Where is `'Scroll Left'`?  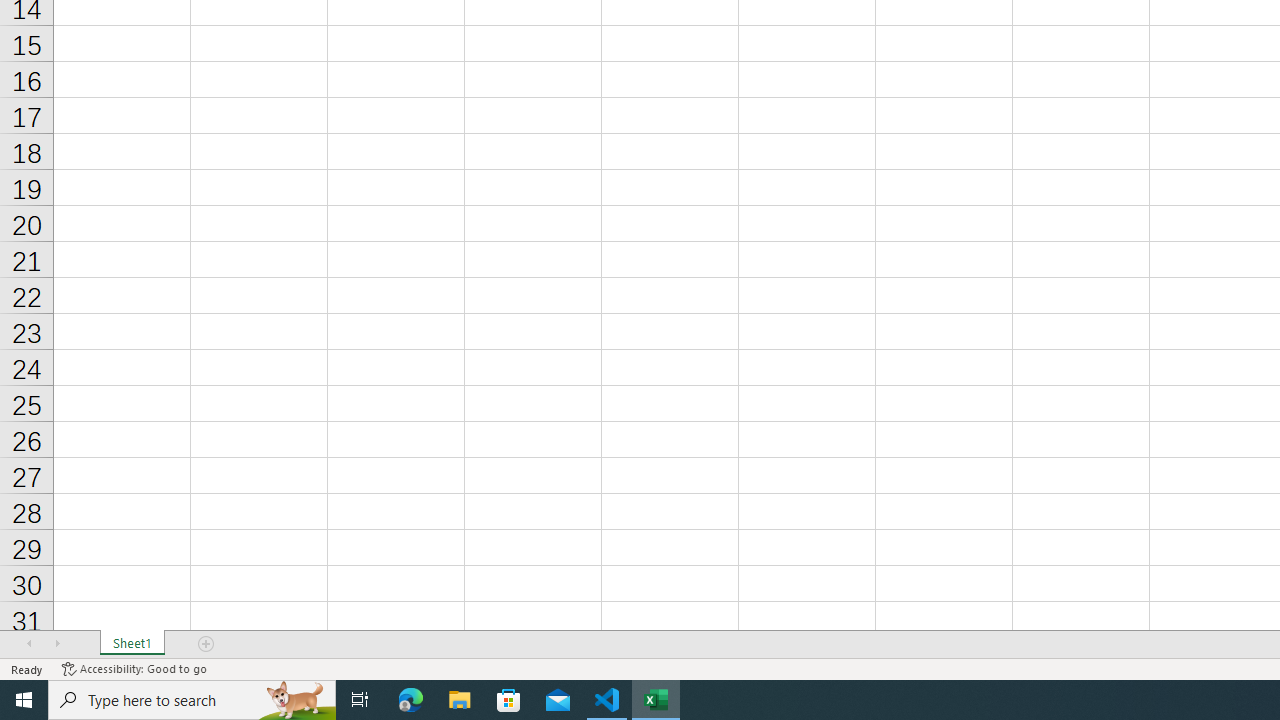 'Scroll Left' is located at coordinates (29, 644).